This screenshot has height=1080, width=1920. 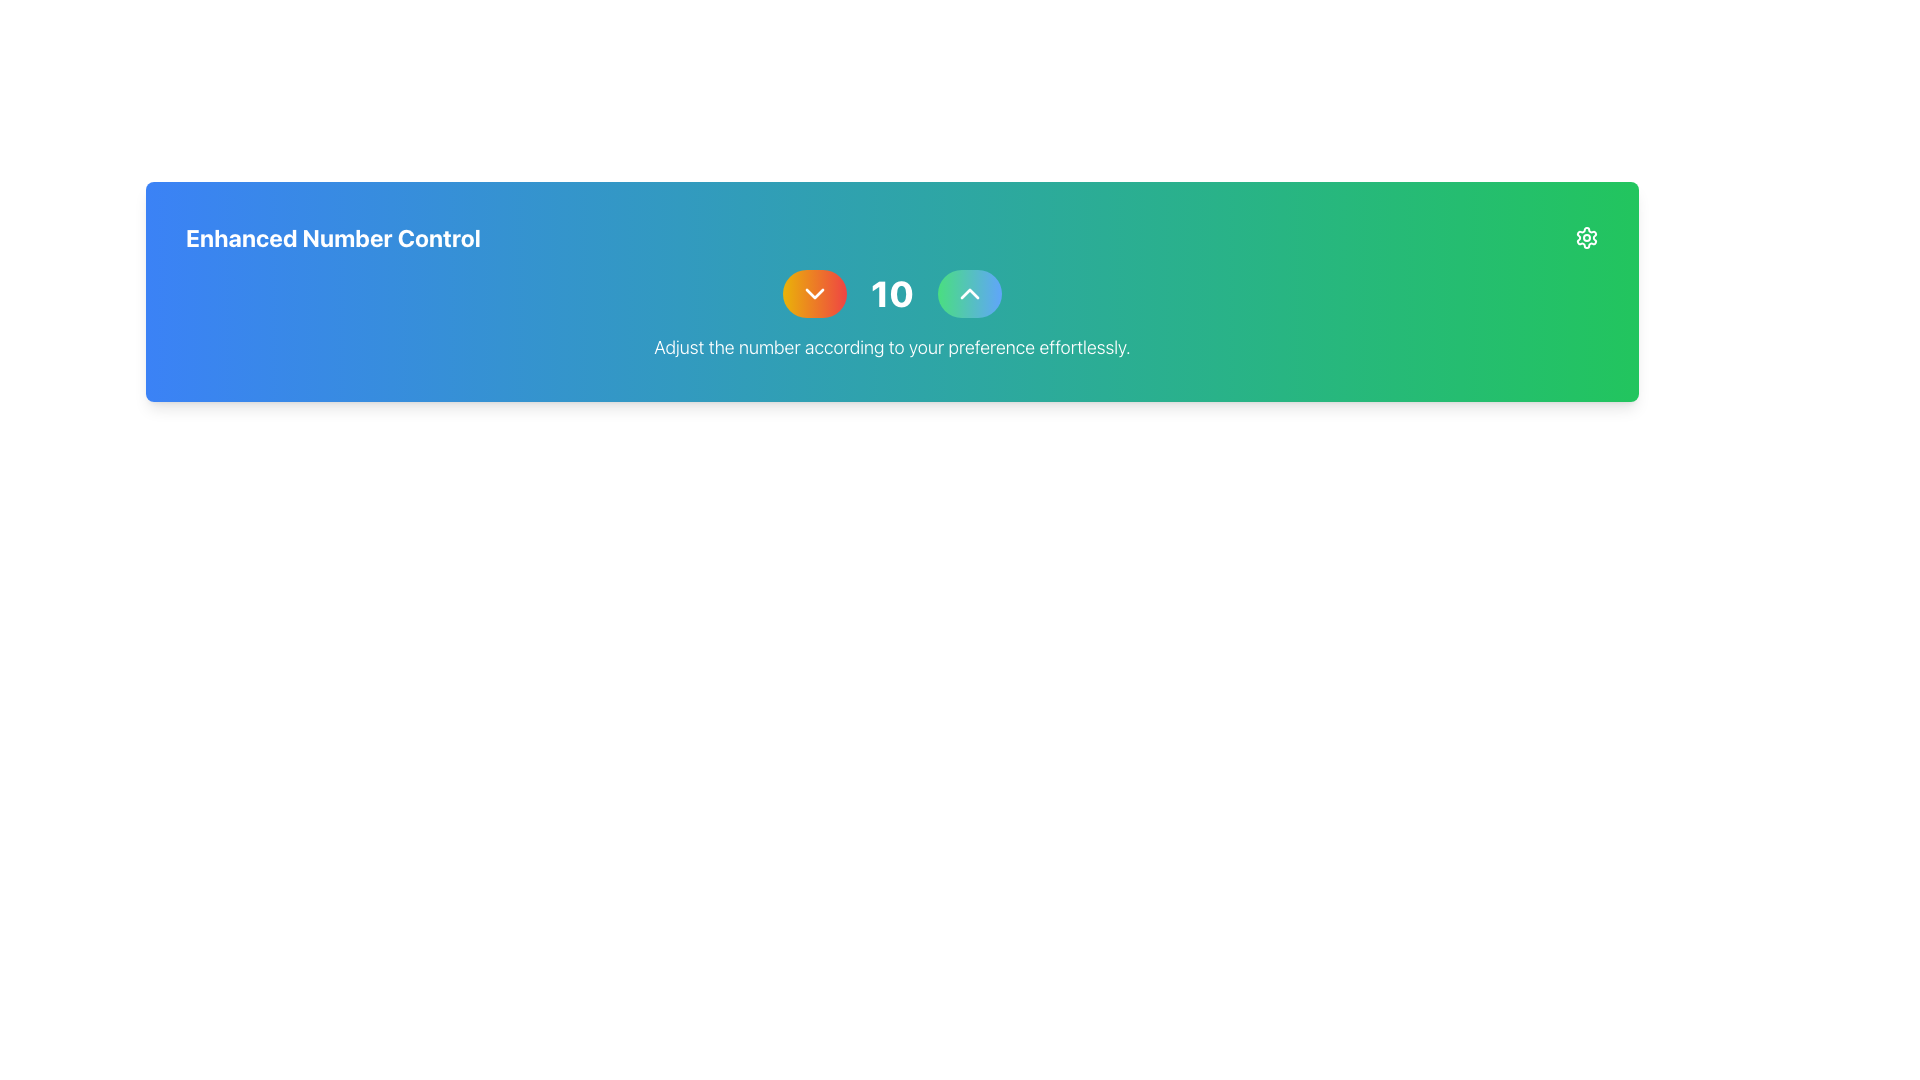 I want to click on the increment button positioned to the right of the numeric value '10', so click(x=969, y=293).